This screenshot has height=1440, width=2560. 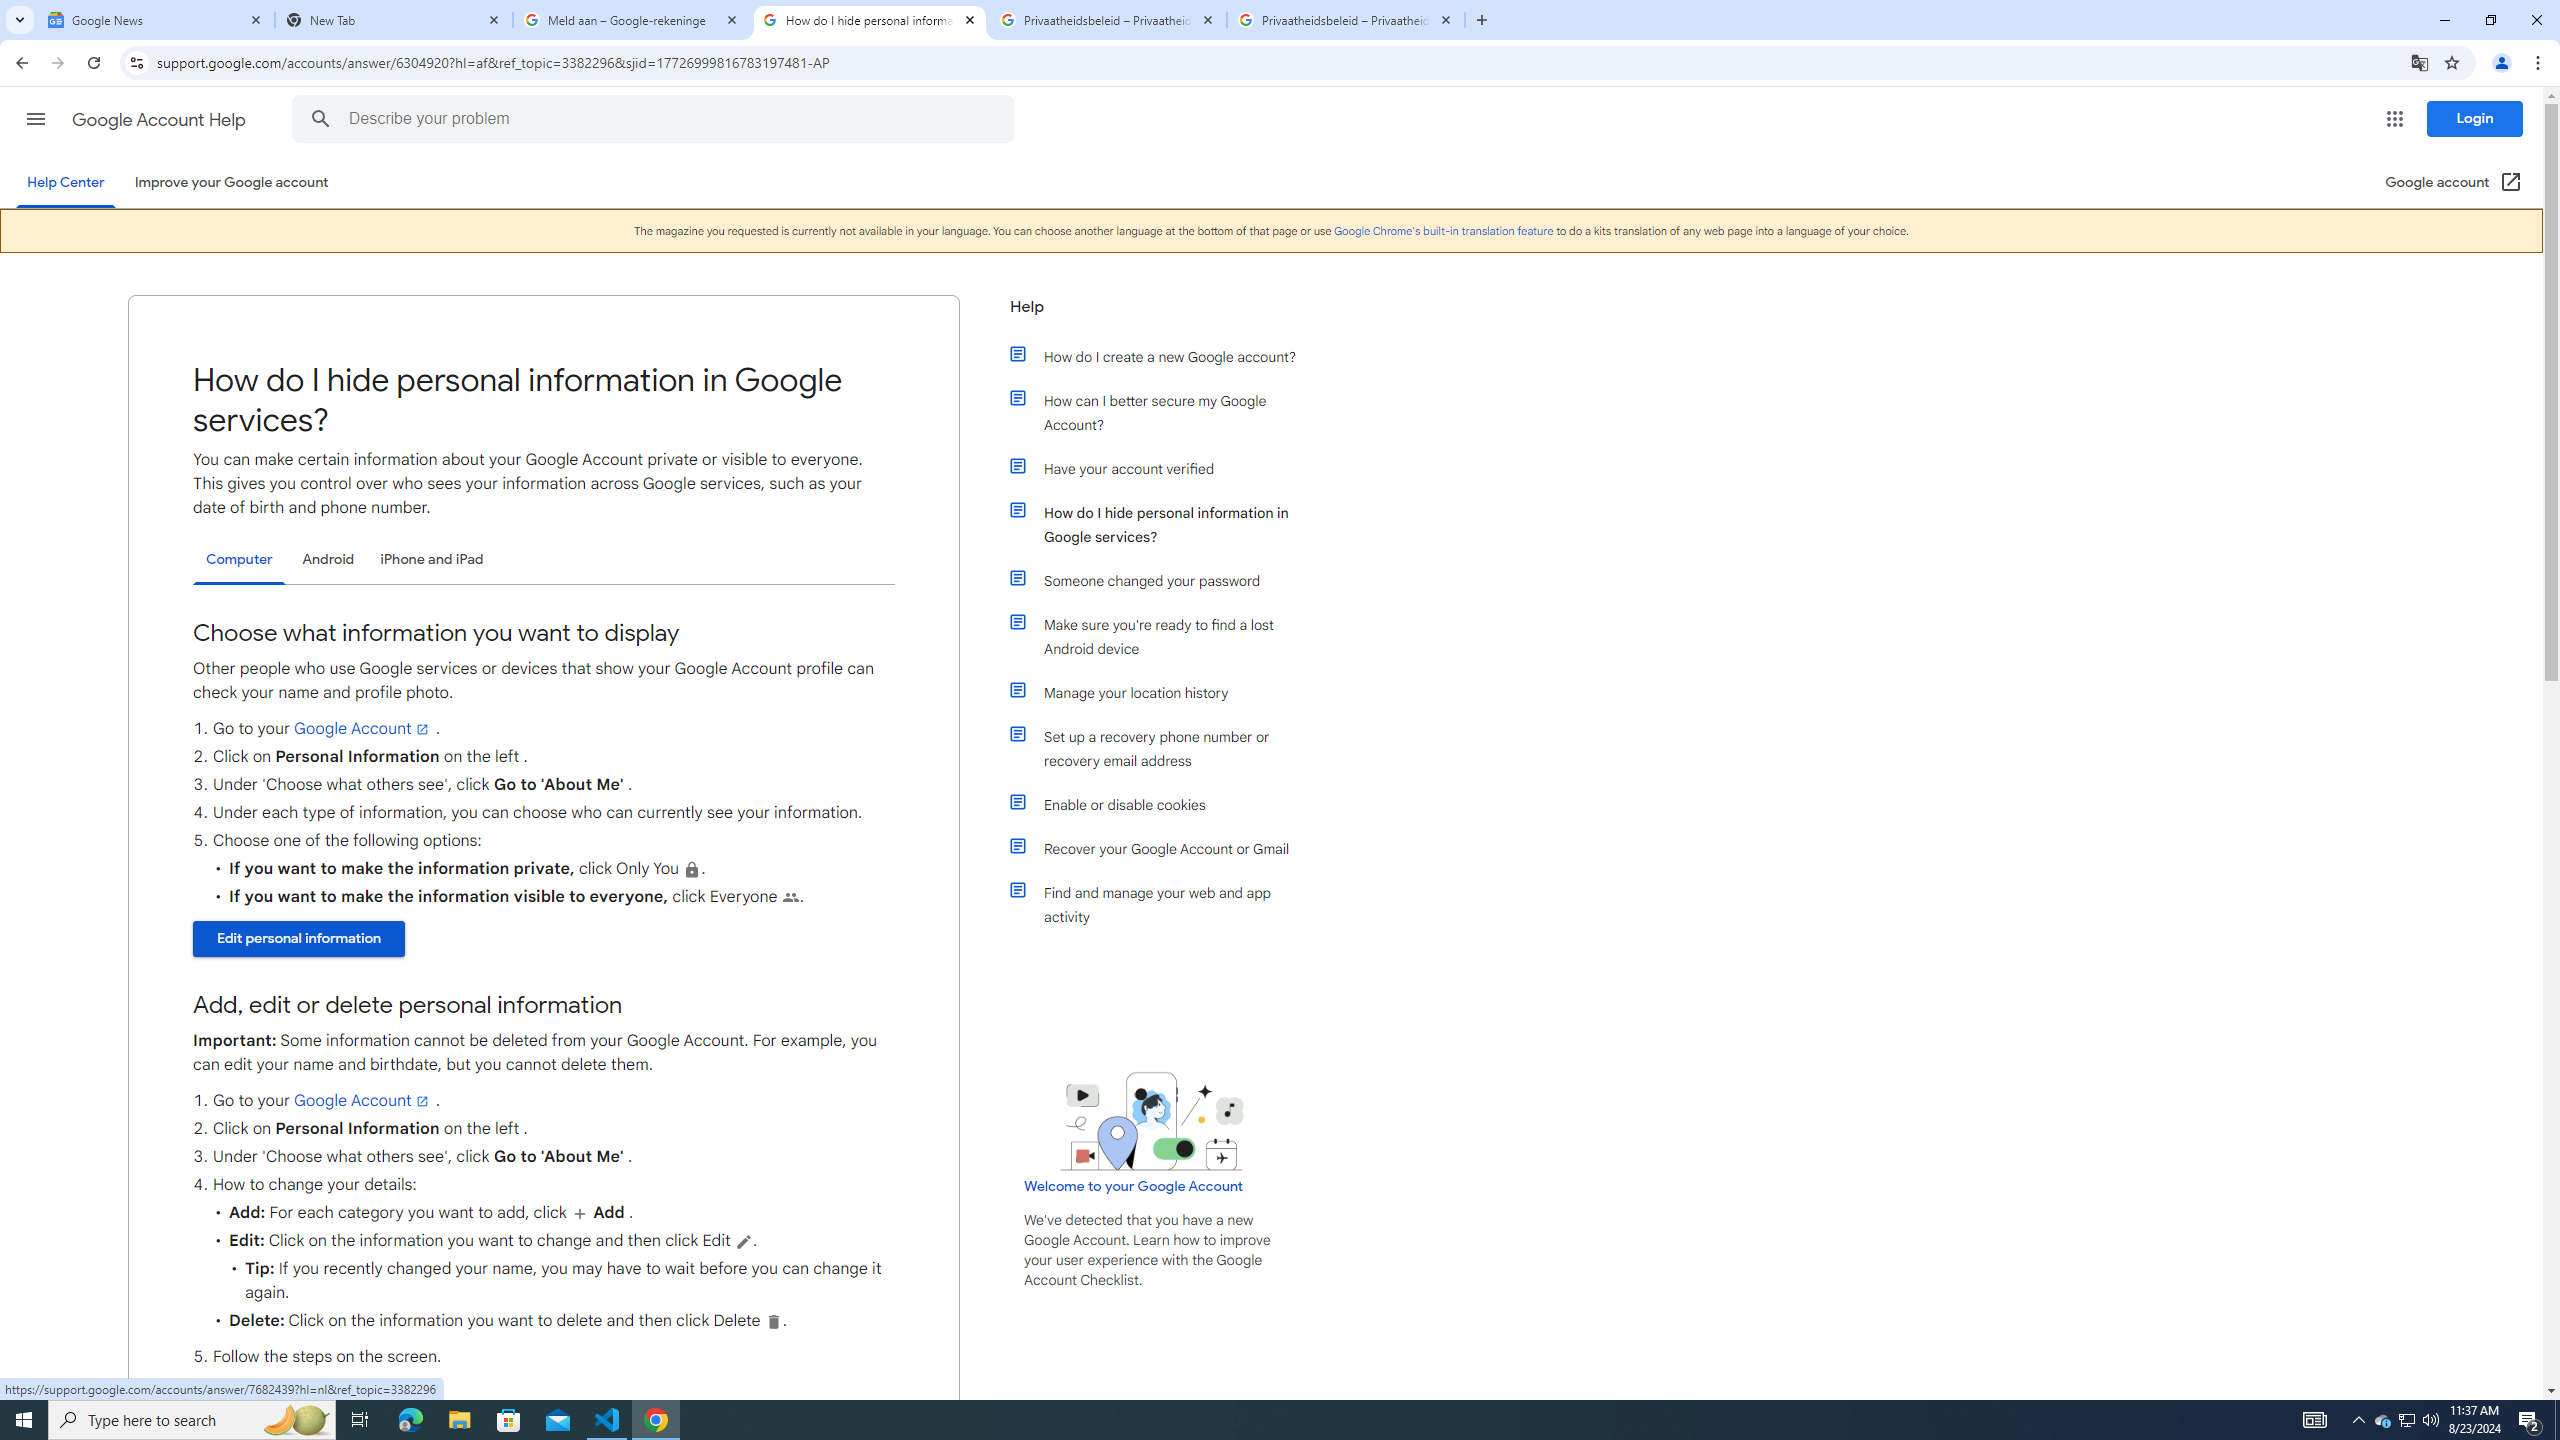 I want to click on 'How do I create a new Google account?', so click(x=1162, y=356).